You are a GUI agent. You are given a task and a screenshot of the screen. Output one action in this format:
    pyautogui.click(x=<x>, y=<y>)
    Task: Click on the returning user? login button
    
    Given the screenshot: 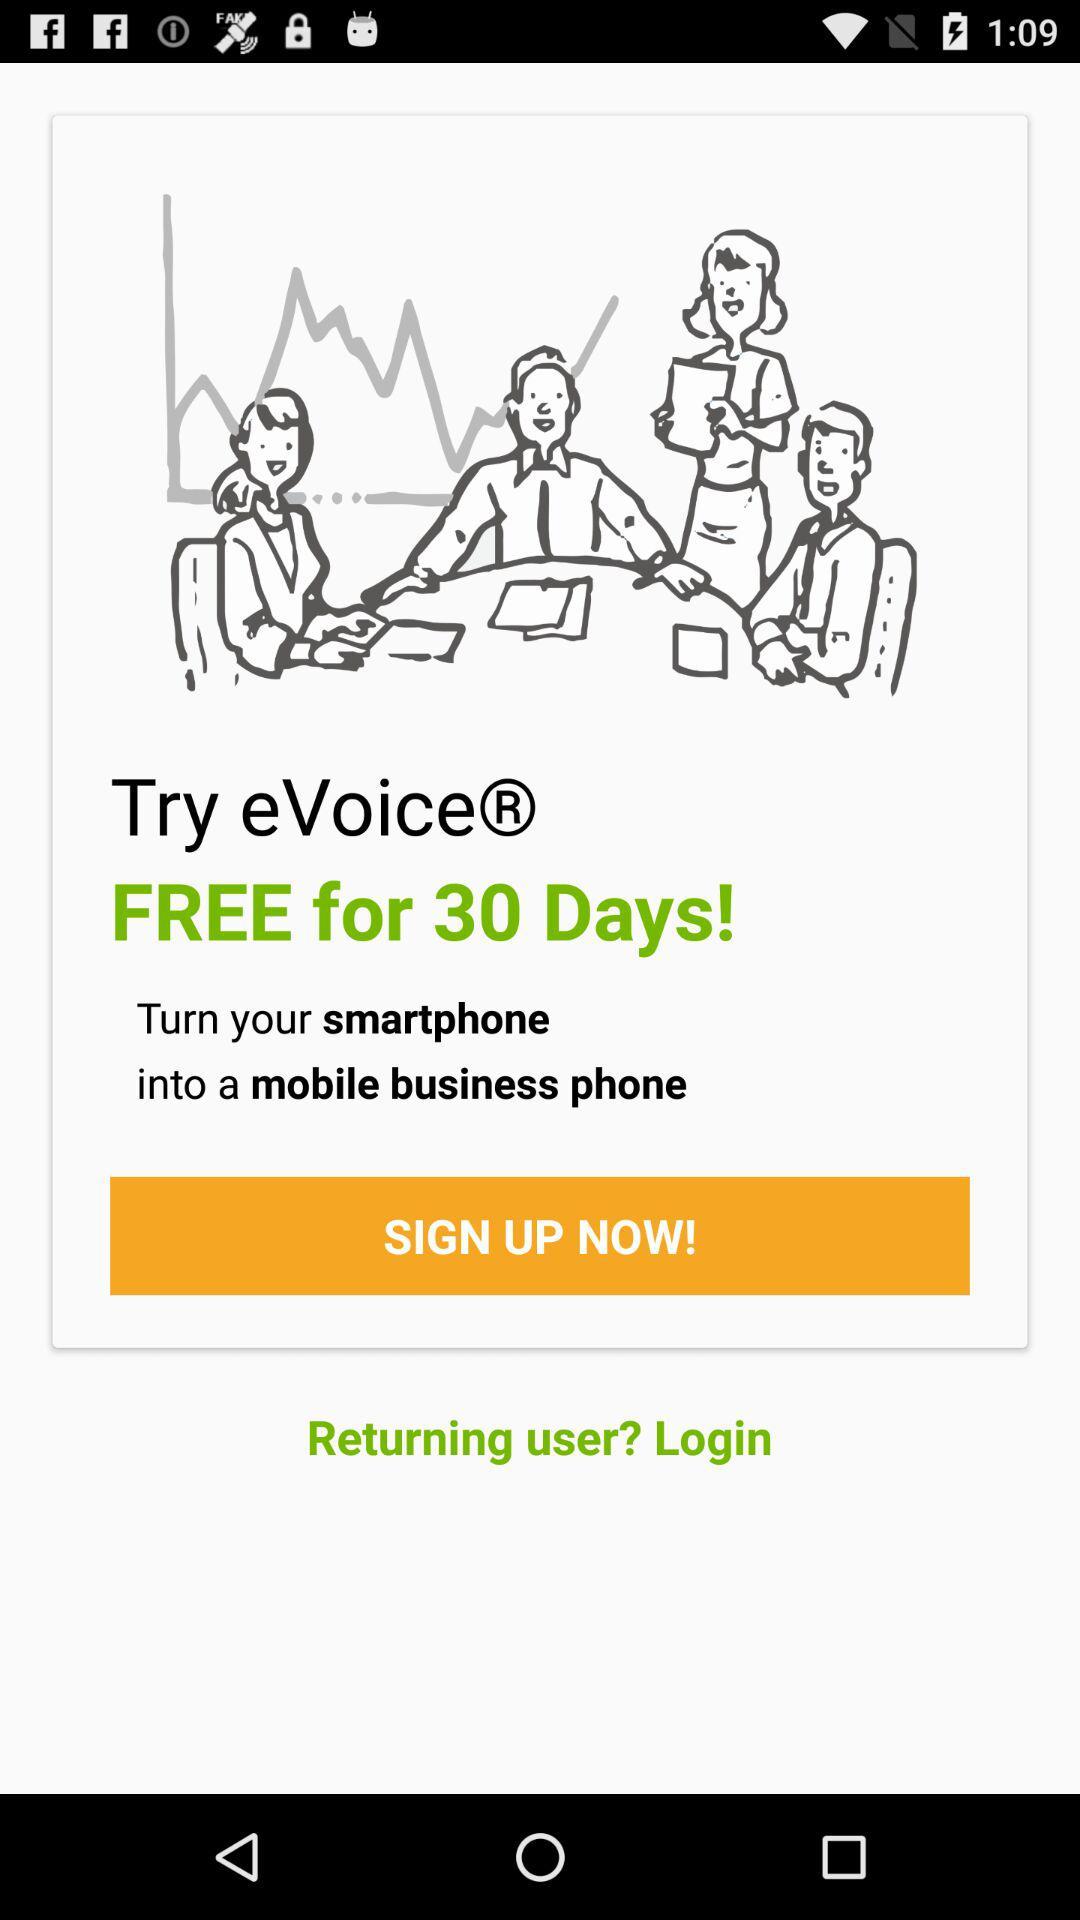 What is the action you would take?
    pyautogui.click(x=538, y=1435)
    